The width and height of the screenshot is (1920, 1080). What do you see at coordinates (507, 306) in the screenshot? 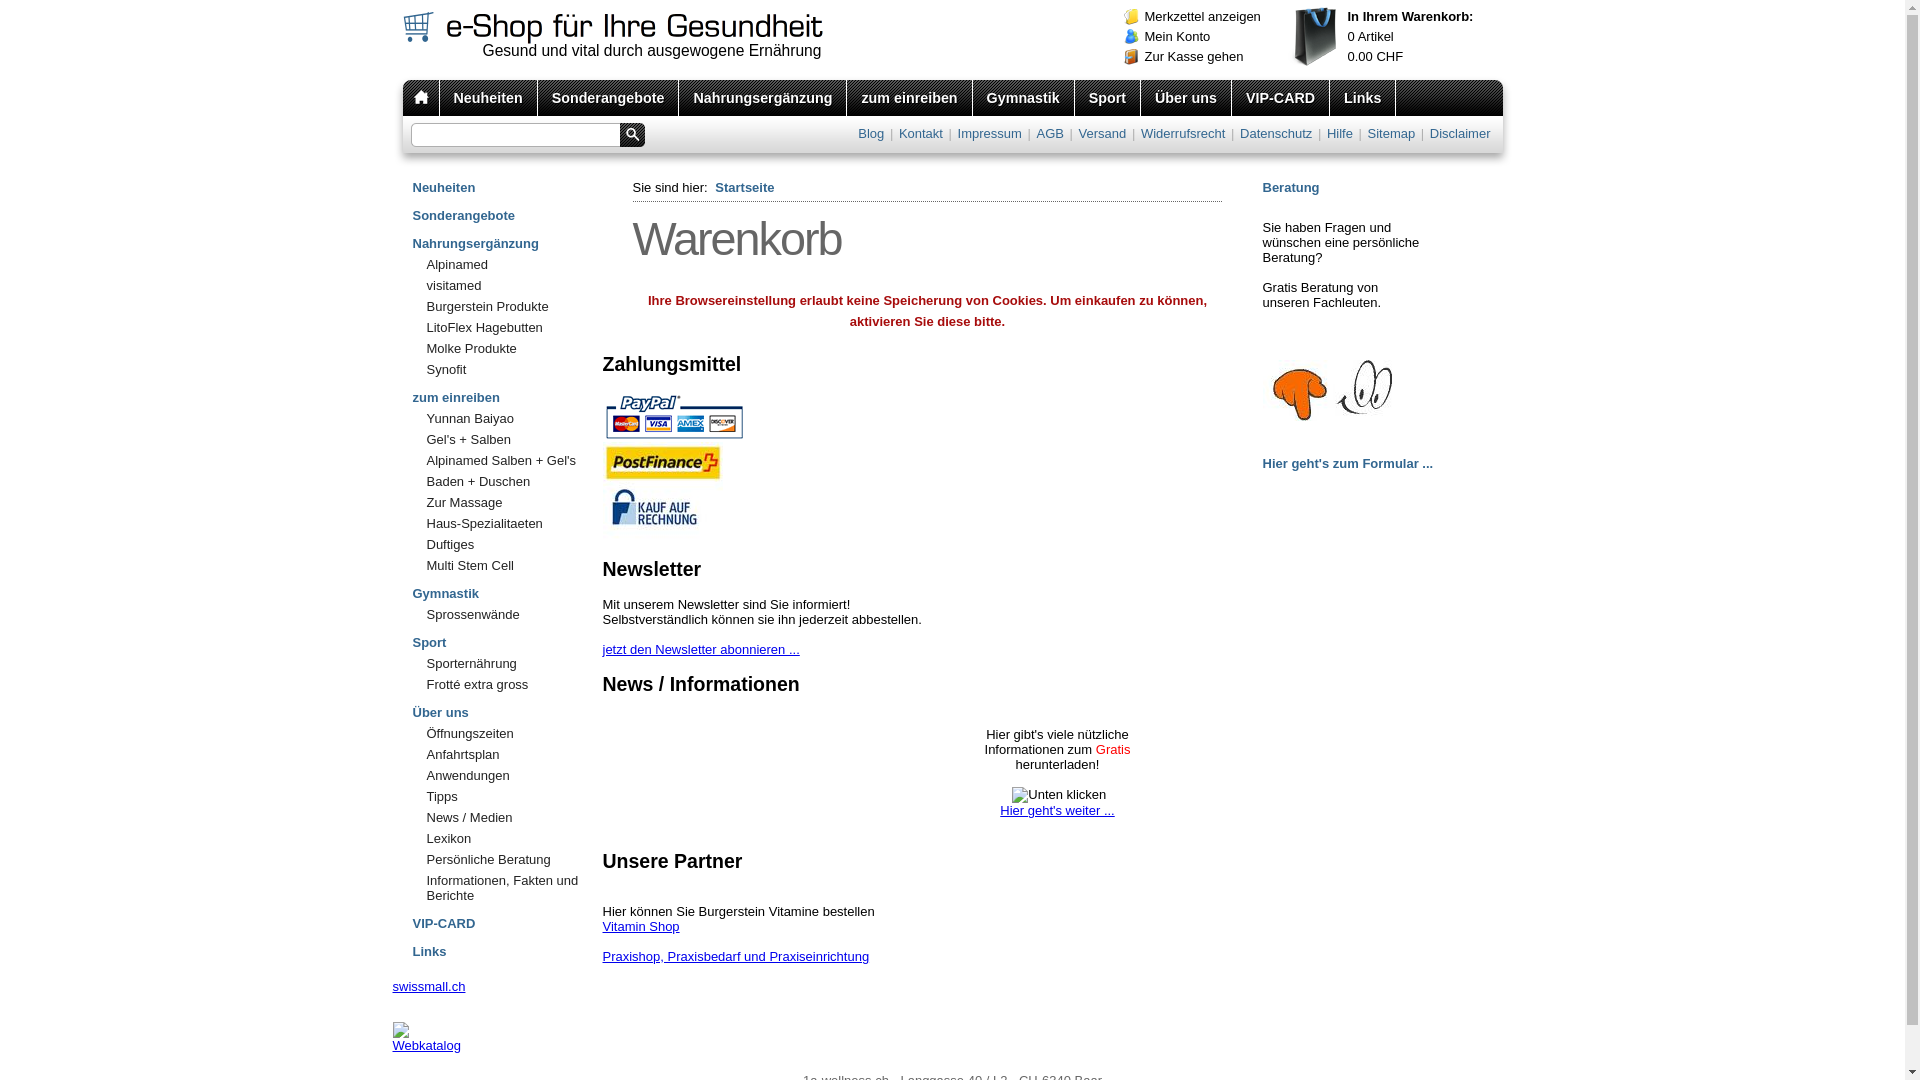
I see `'Burgerstein Produkte'` at bounding box center [507, 306].